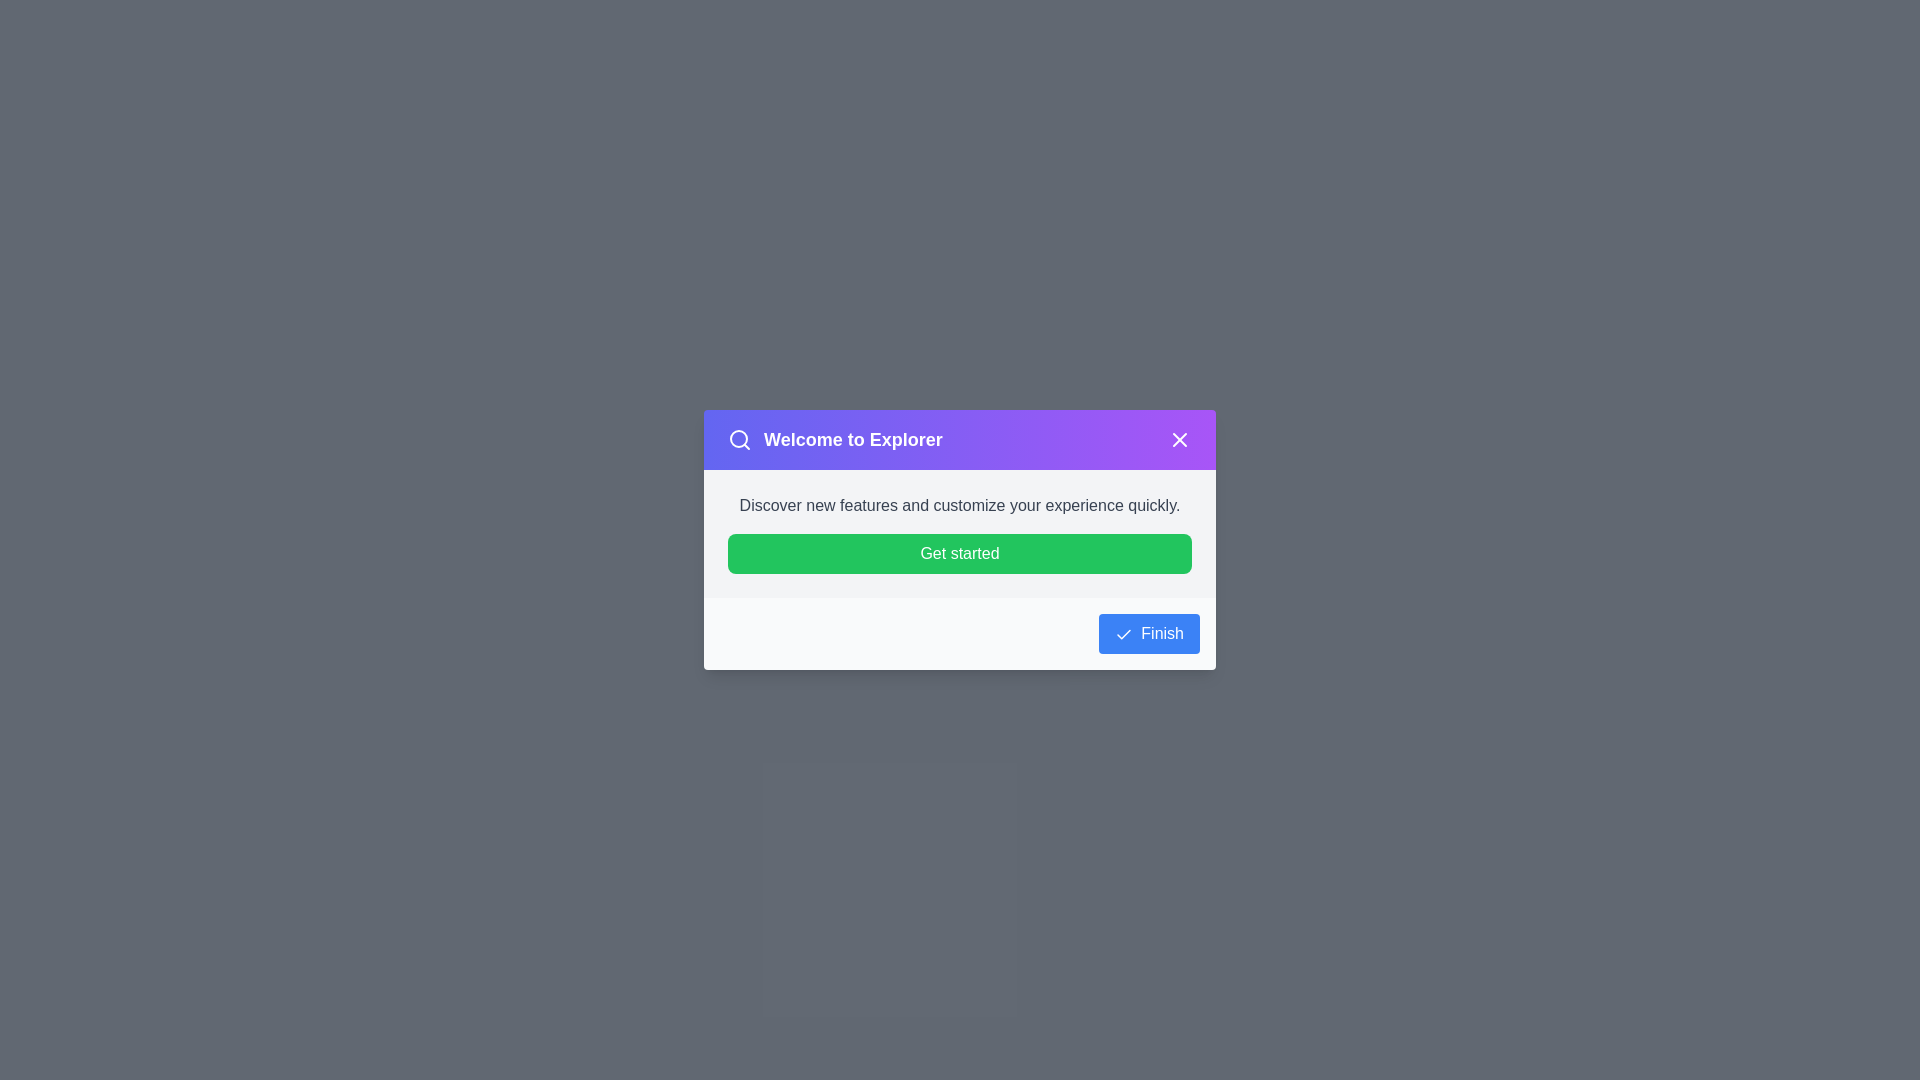  What do you see at coordinates (1180, 438) in the screenshot?
I see `the close button in the top-right corner of the WelcomeDialog` at bounding box center [1180, 438].